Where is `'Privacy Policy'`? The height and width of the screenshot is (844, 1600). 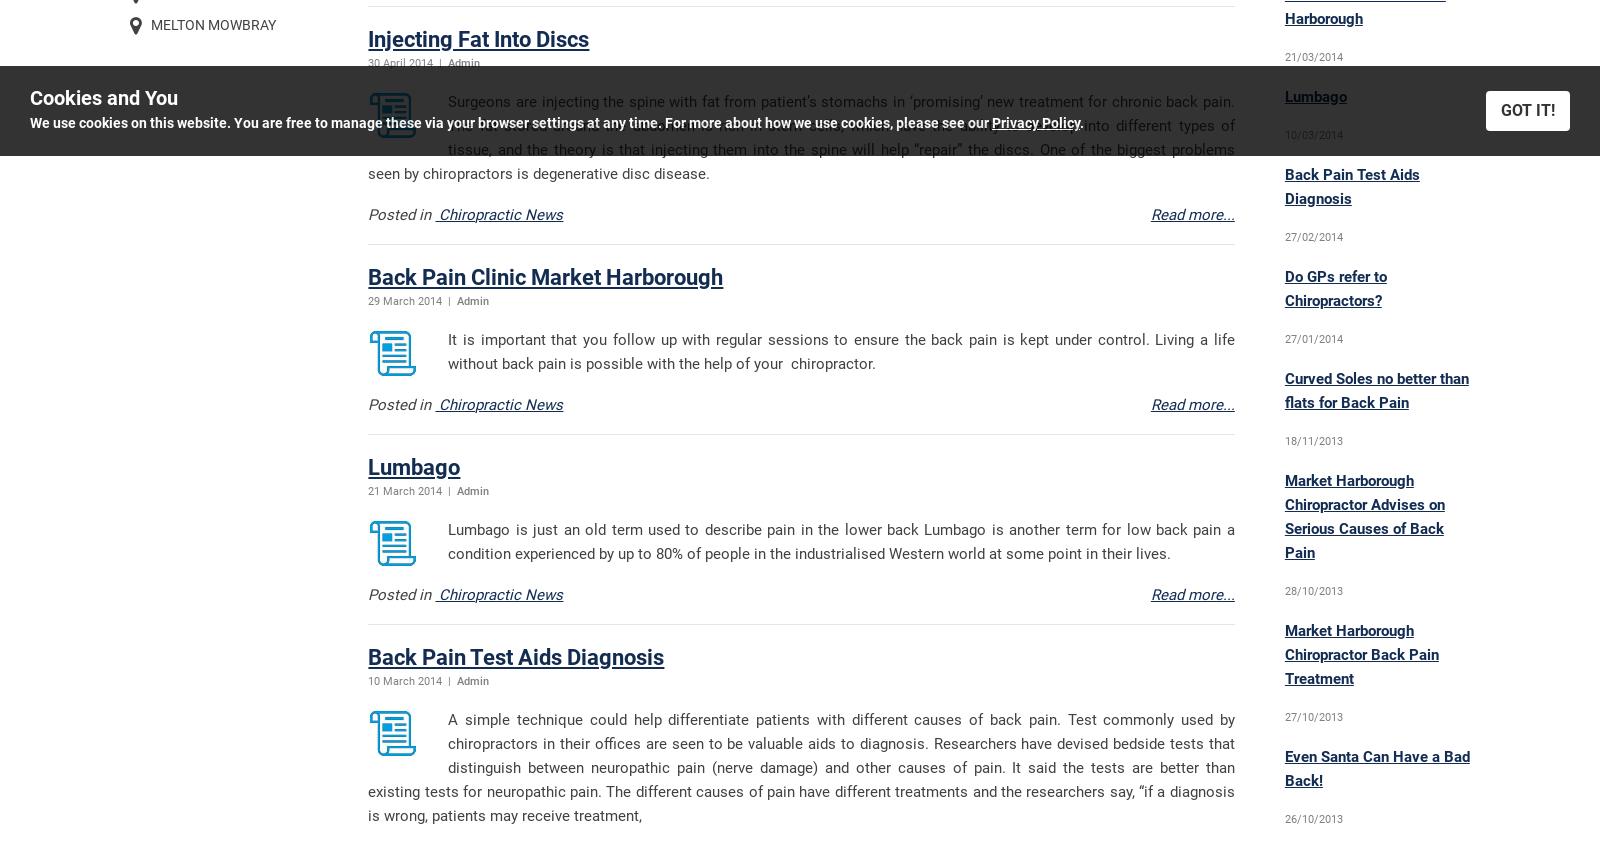 'Privacy Policy' is located at coordinates (991, 122).